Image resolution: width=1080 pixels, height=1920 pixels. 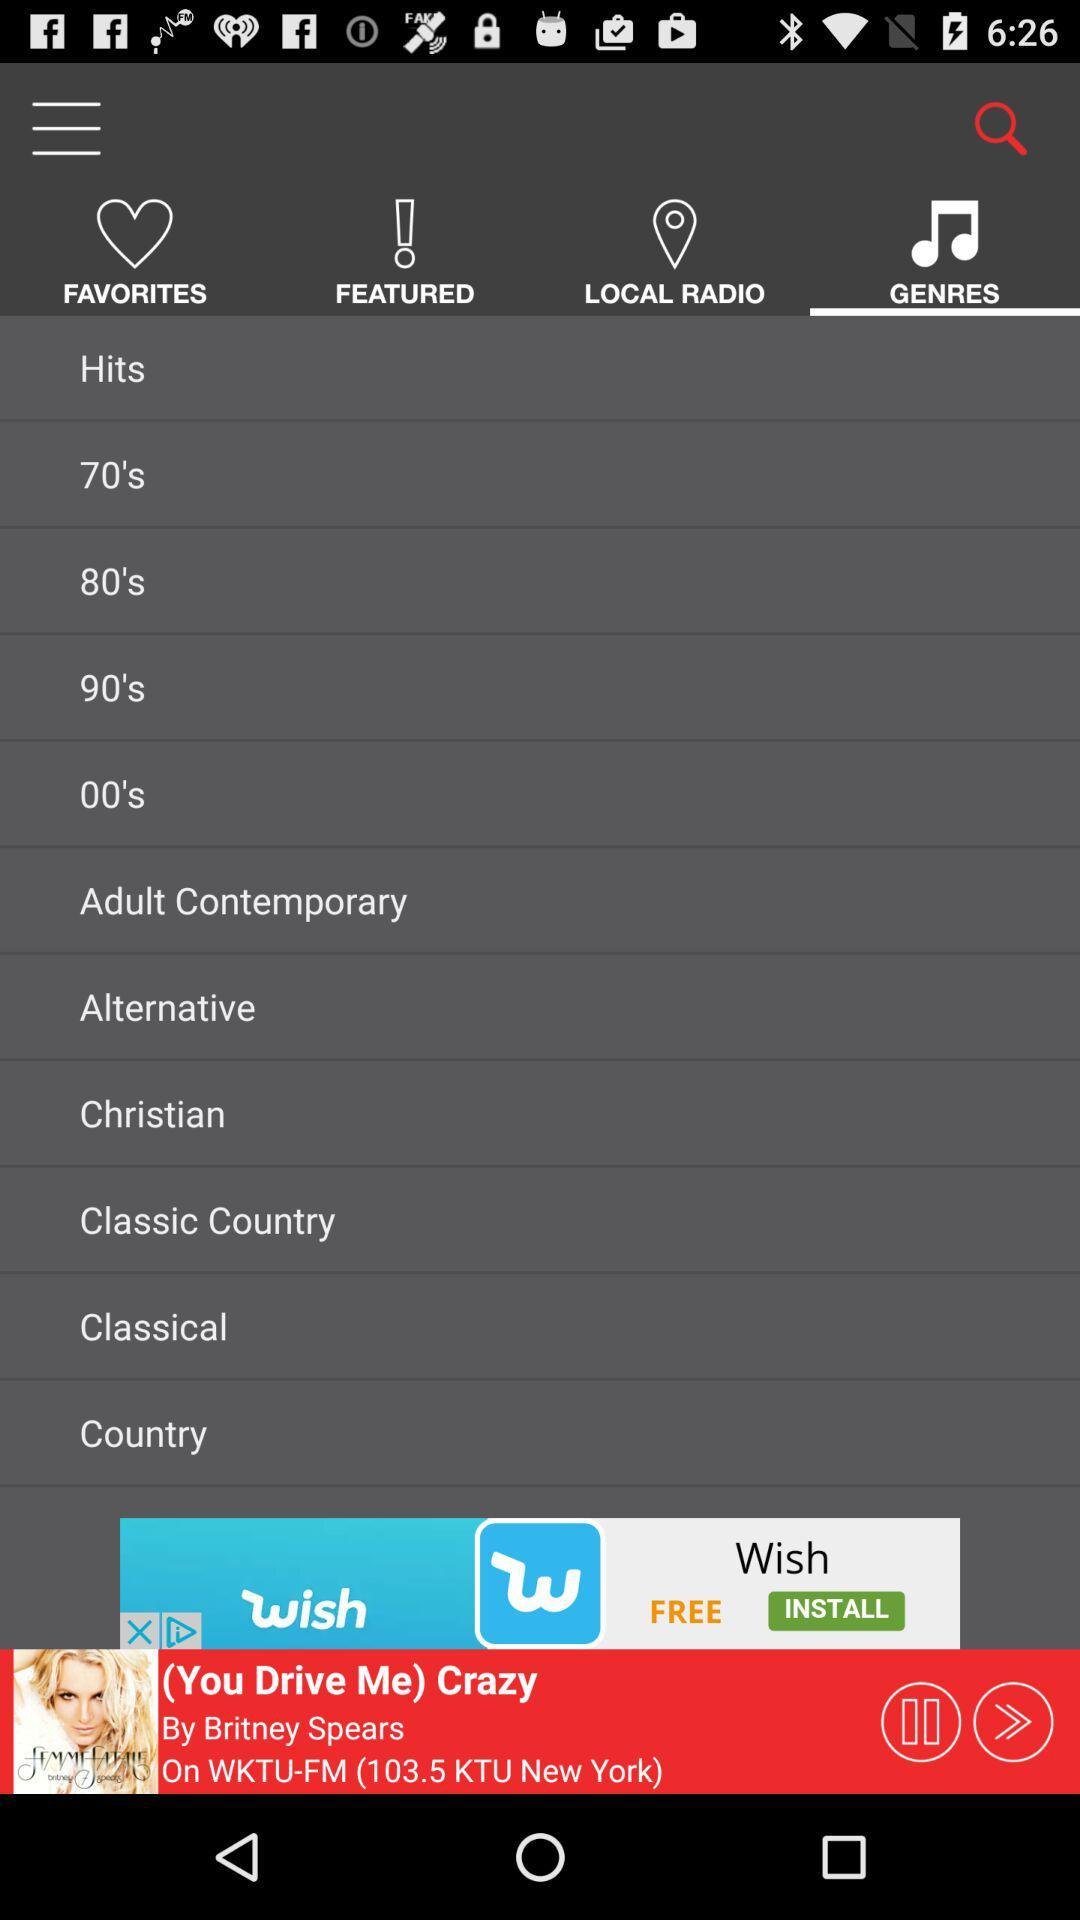 I want to click on imge, so click(x=540, y=1582).